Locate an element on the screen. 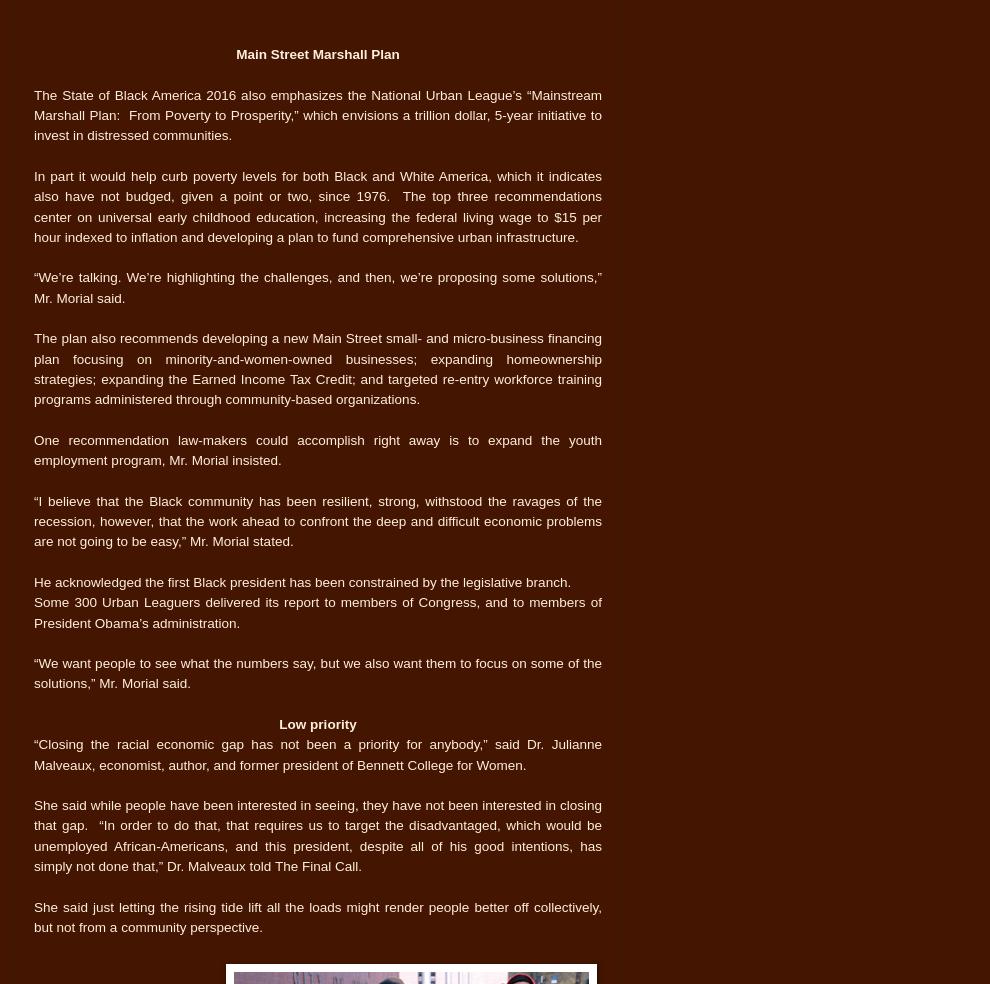 The image size is (990, 984). '“I believe that the Black community has been resilient, strong, withstood the ravages of the recession, however, that the work ahead to confront the deep and difficult economic problems are not going to be easy,” Mr. Morial stated.' is located at coordinates (316, 520).